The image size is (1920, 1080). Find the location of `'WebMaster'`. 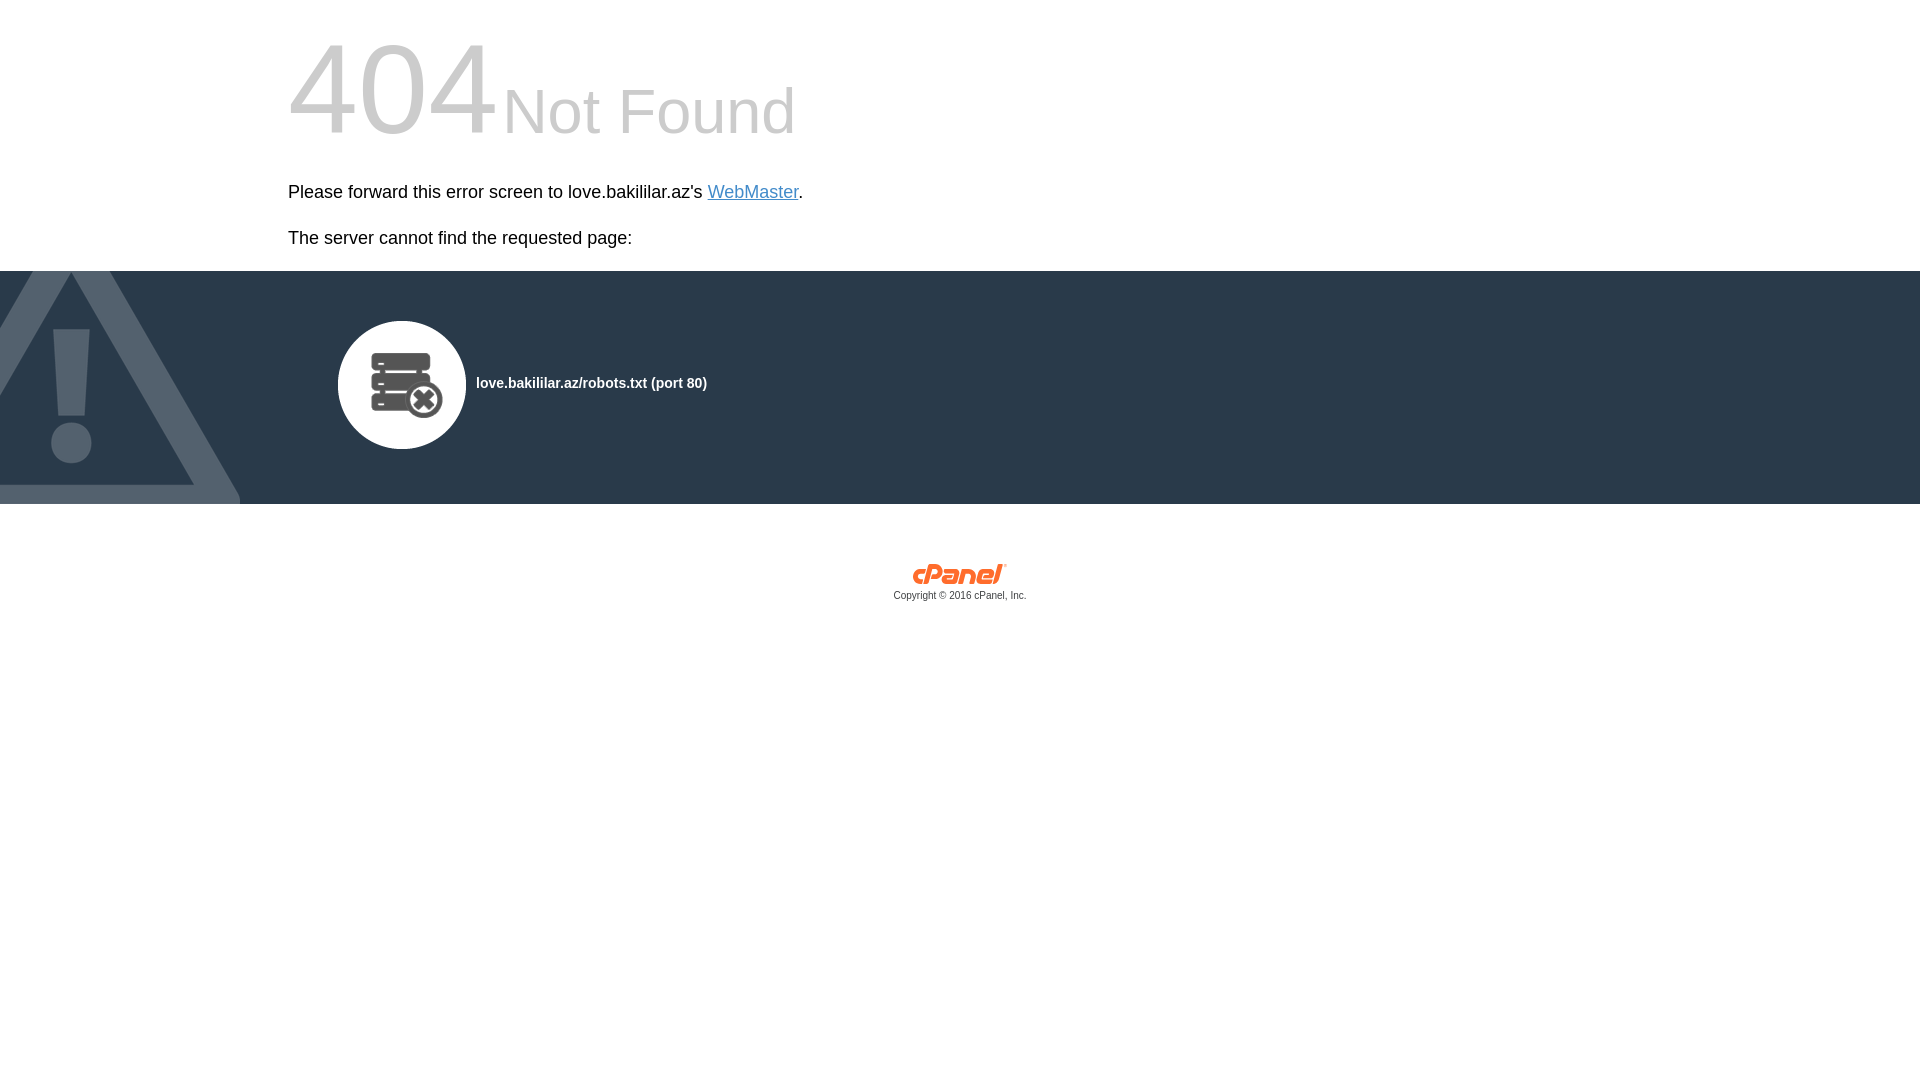

'WebMaster' is located at coordinates (752, 192).